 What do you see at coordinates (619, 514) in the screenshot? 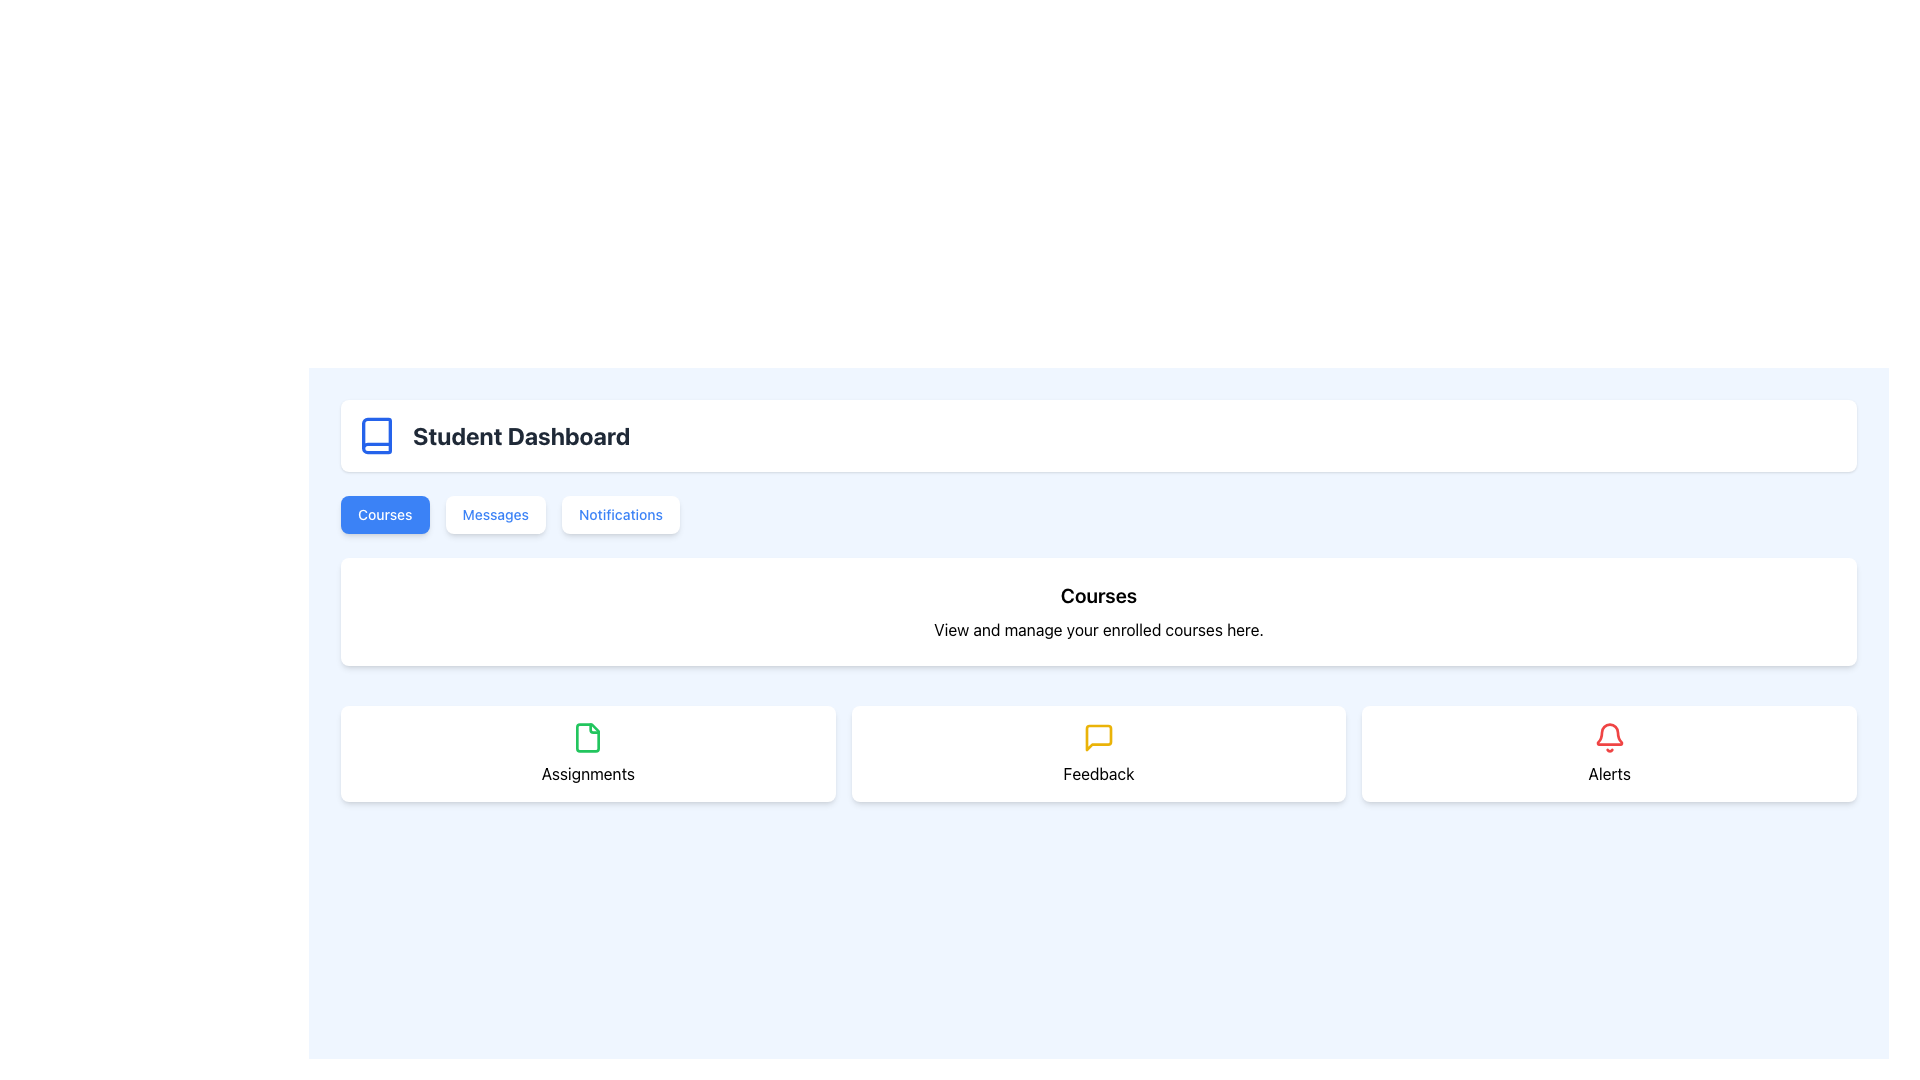
I see `the 'Notifications' button, which is the third button under the 'Student Dashboard' heading, positioned to the right of the 'Messages' button` at bounding box center [619, 514].